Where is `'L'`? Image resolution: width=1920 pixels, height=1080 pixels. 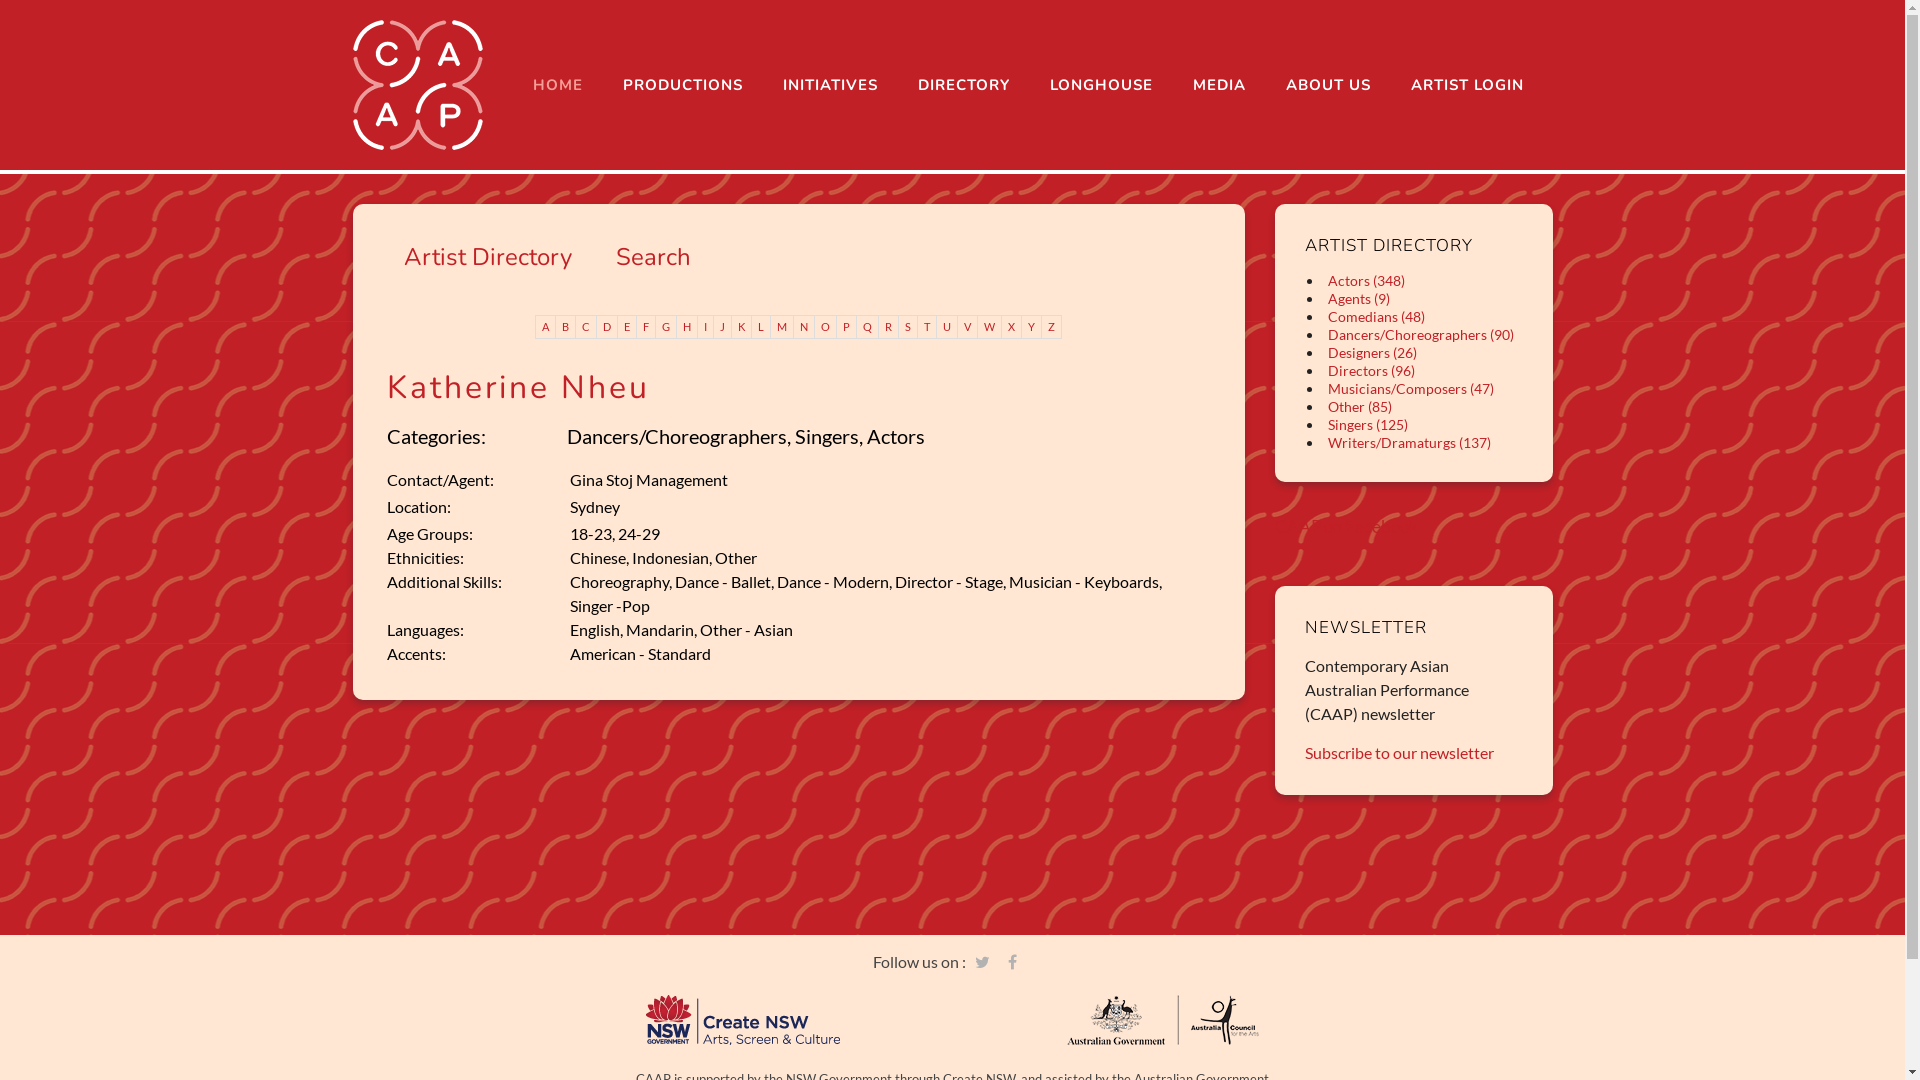 'L' is located at coordinates (760, 326).